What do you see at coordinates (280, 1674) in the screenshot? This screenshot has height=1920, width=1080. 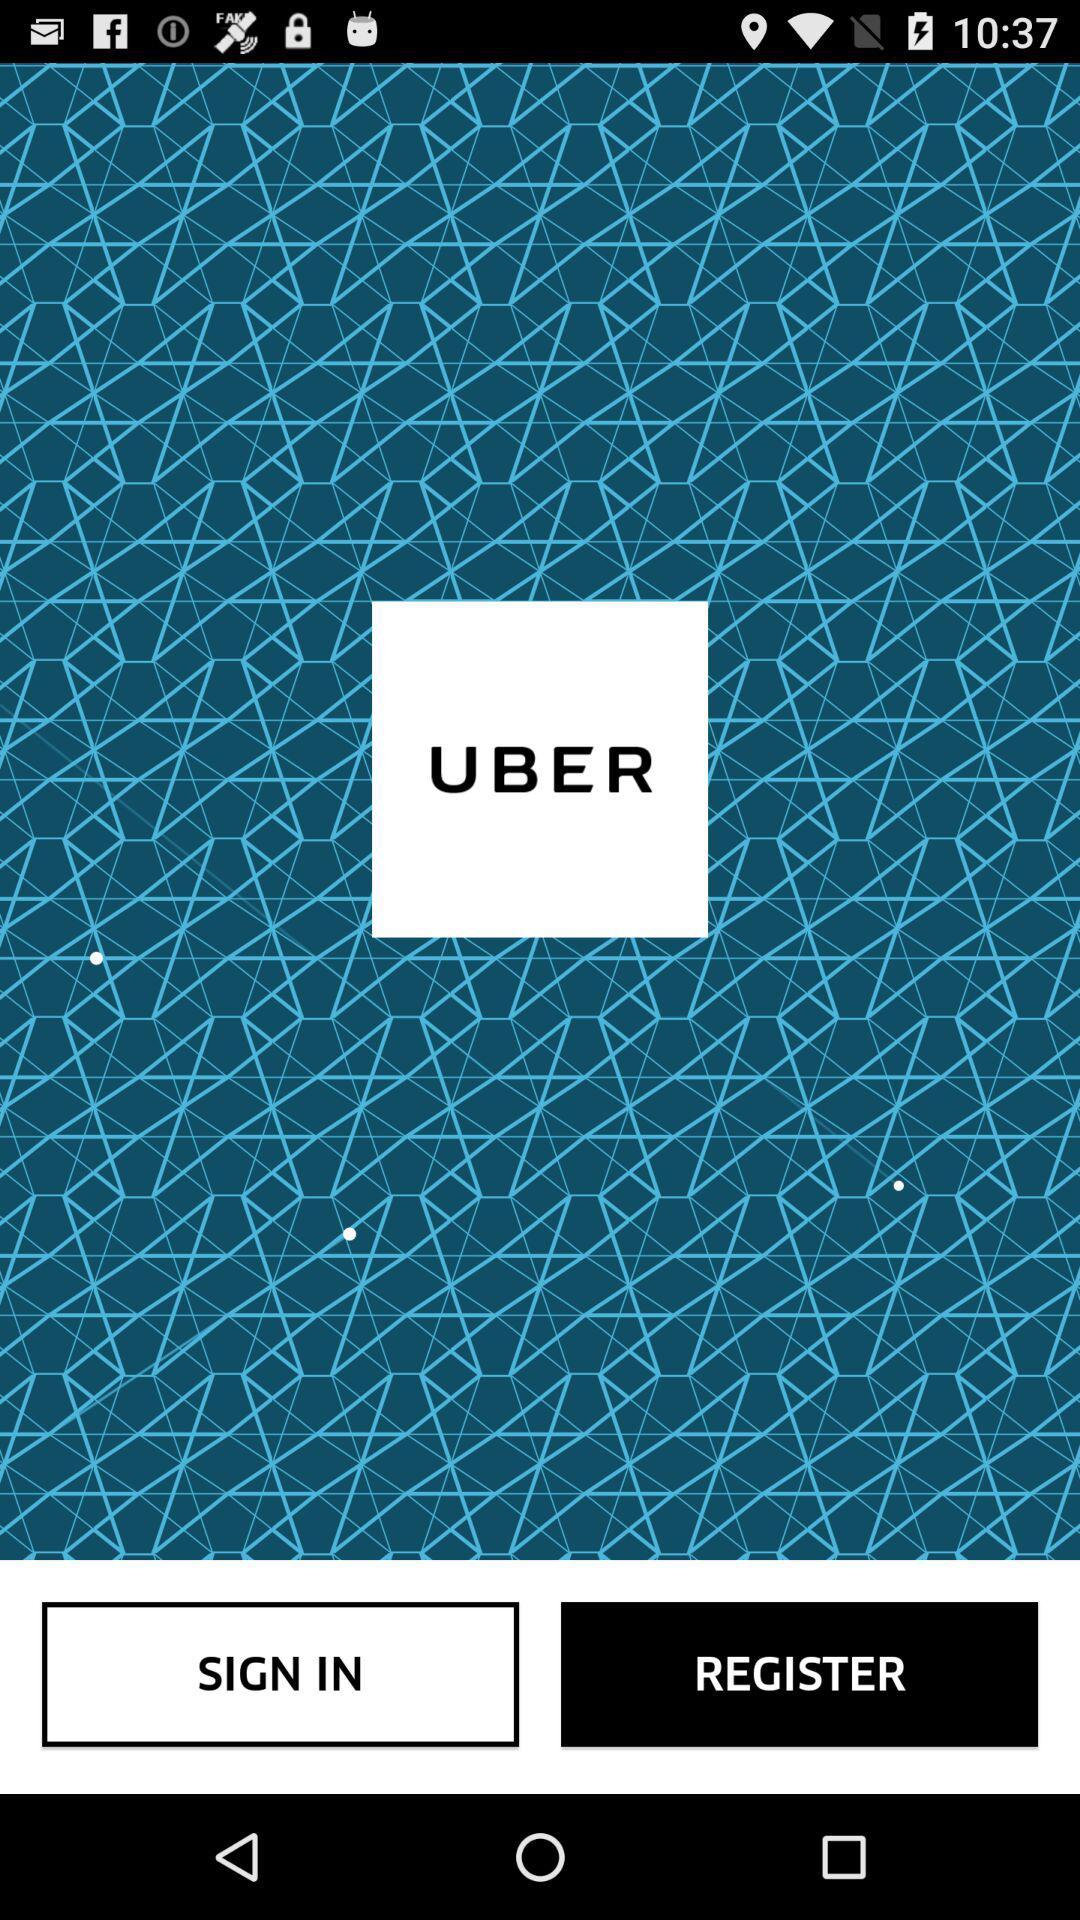 I see `the item next to the register` at bounding box center [280, 1674].